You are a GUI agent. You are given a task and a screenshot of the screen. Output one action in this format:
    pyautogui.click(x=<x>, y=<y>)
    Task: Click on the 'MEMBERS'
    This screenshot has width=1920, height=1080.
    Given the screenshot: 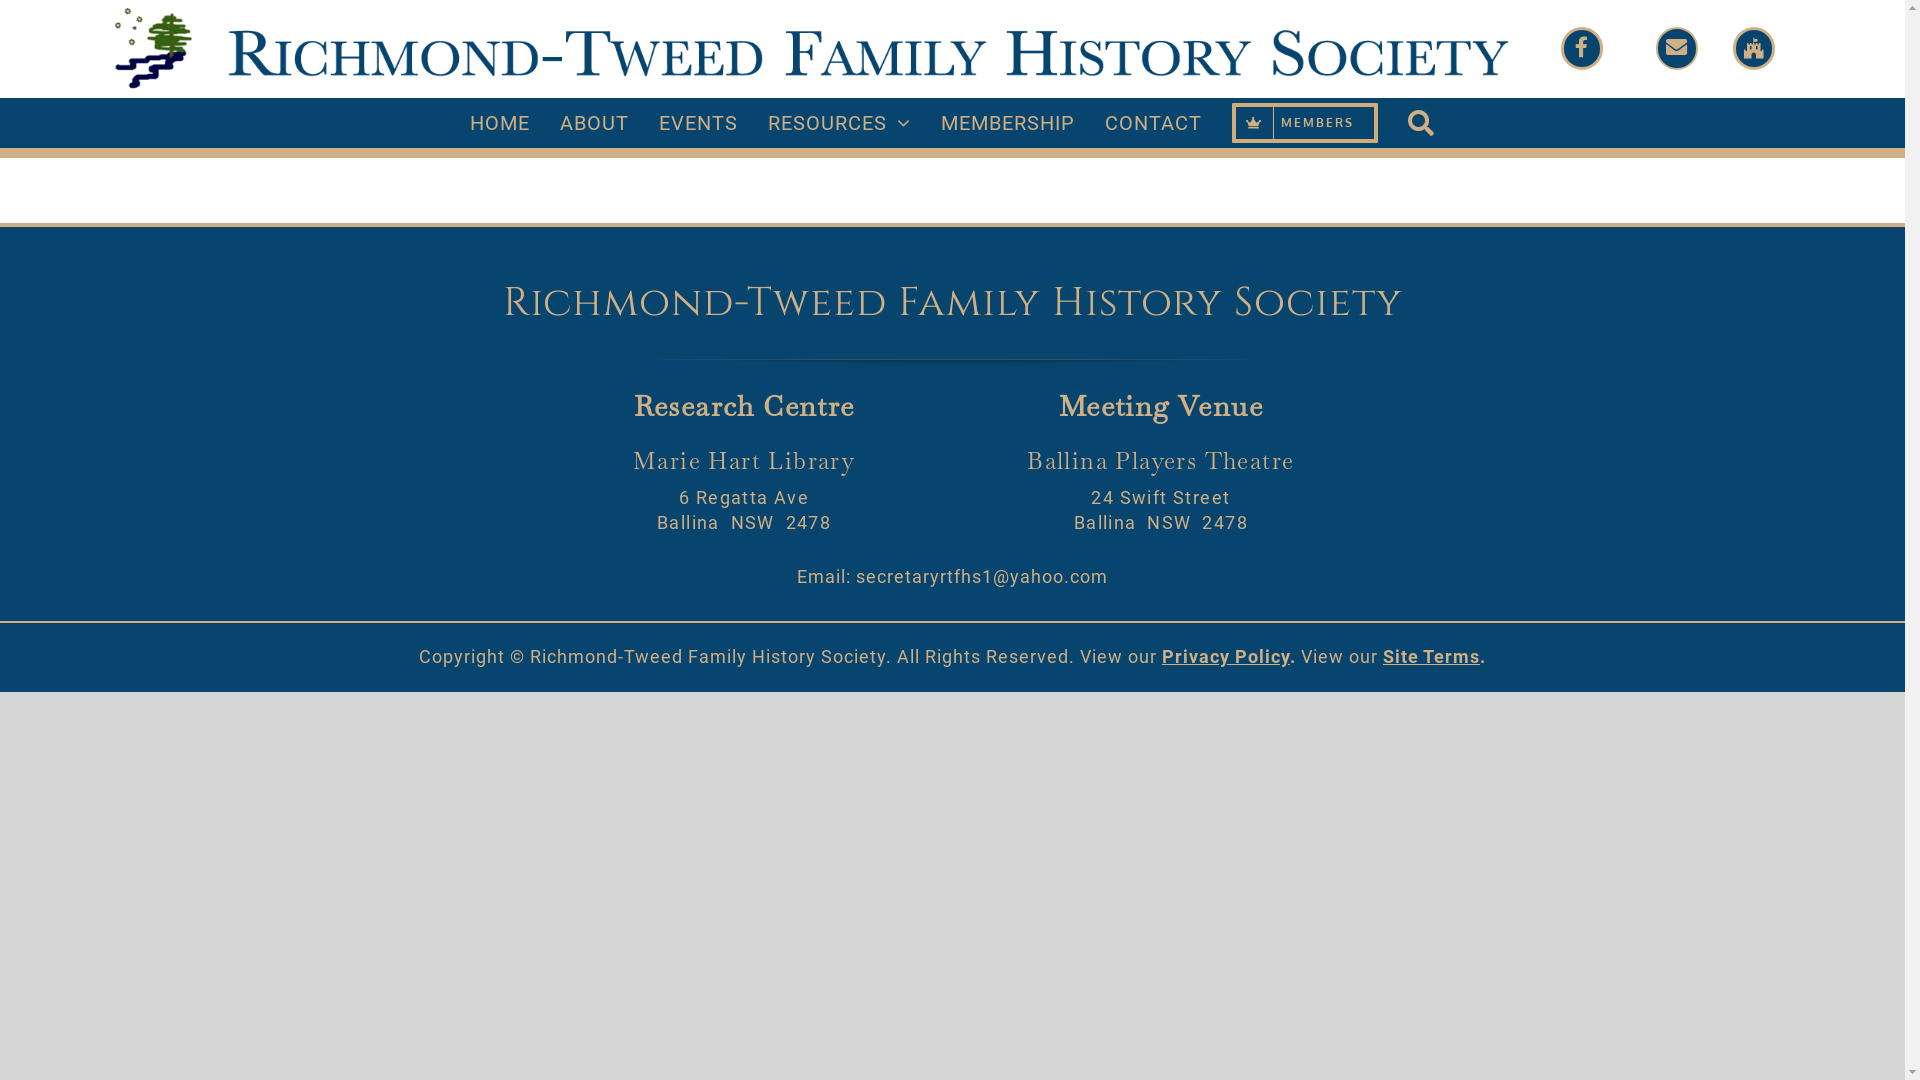 What is the action you would take?
    pyautogui.click(x=1305, y=123)
    